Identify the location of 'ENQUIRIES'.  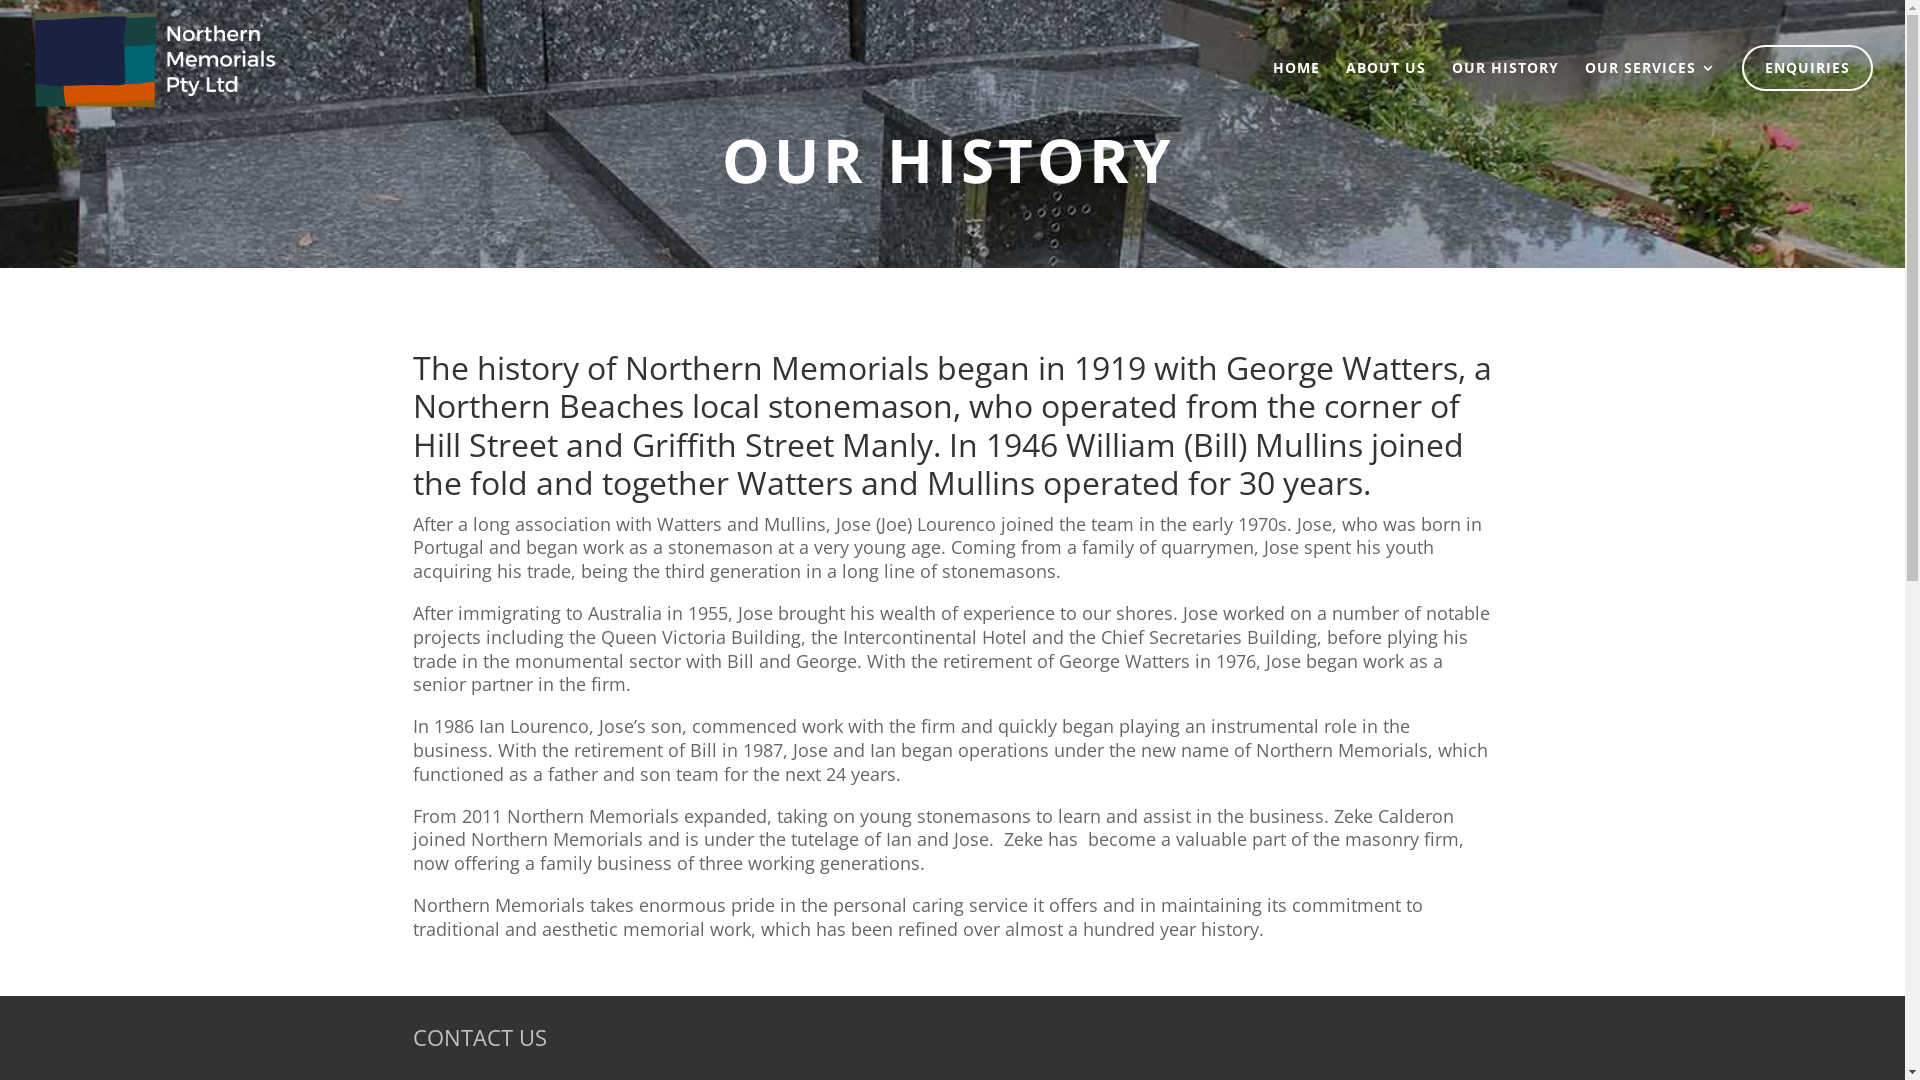
(1807, 67).